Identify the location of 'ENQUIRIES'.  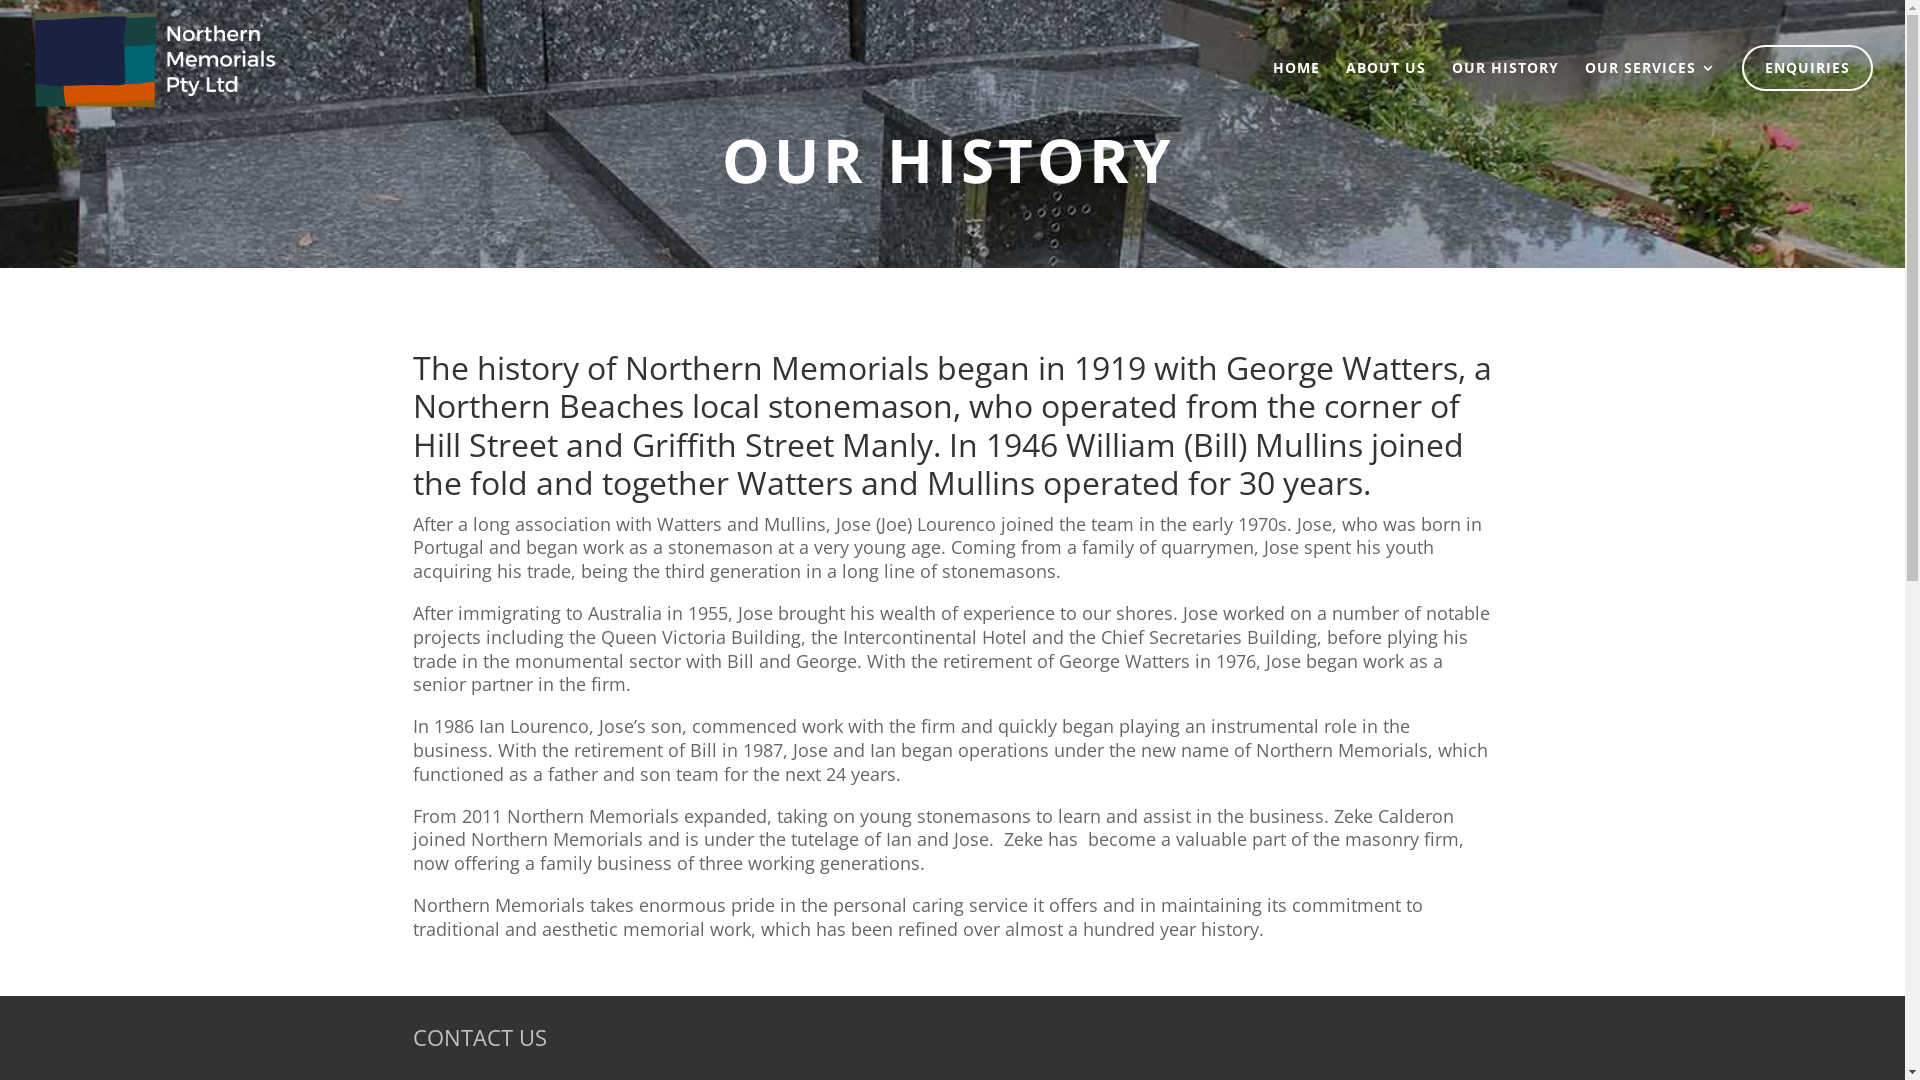
(1807, 67).